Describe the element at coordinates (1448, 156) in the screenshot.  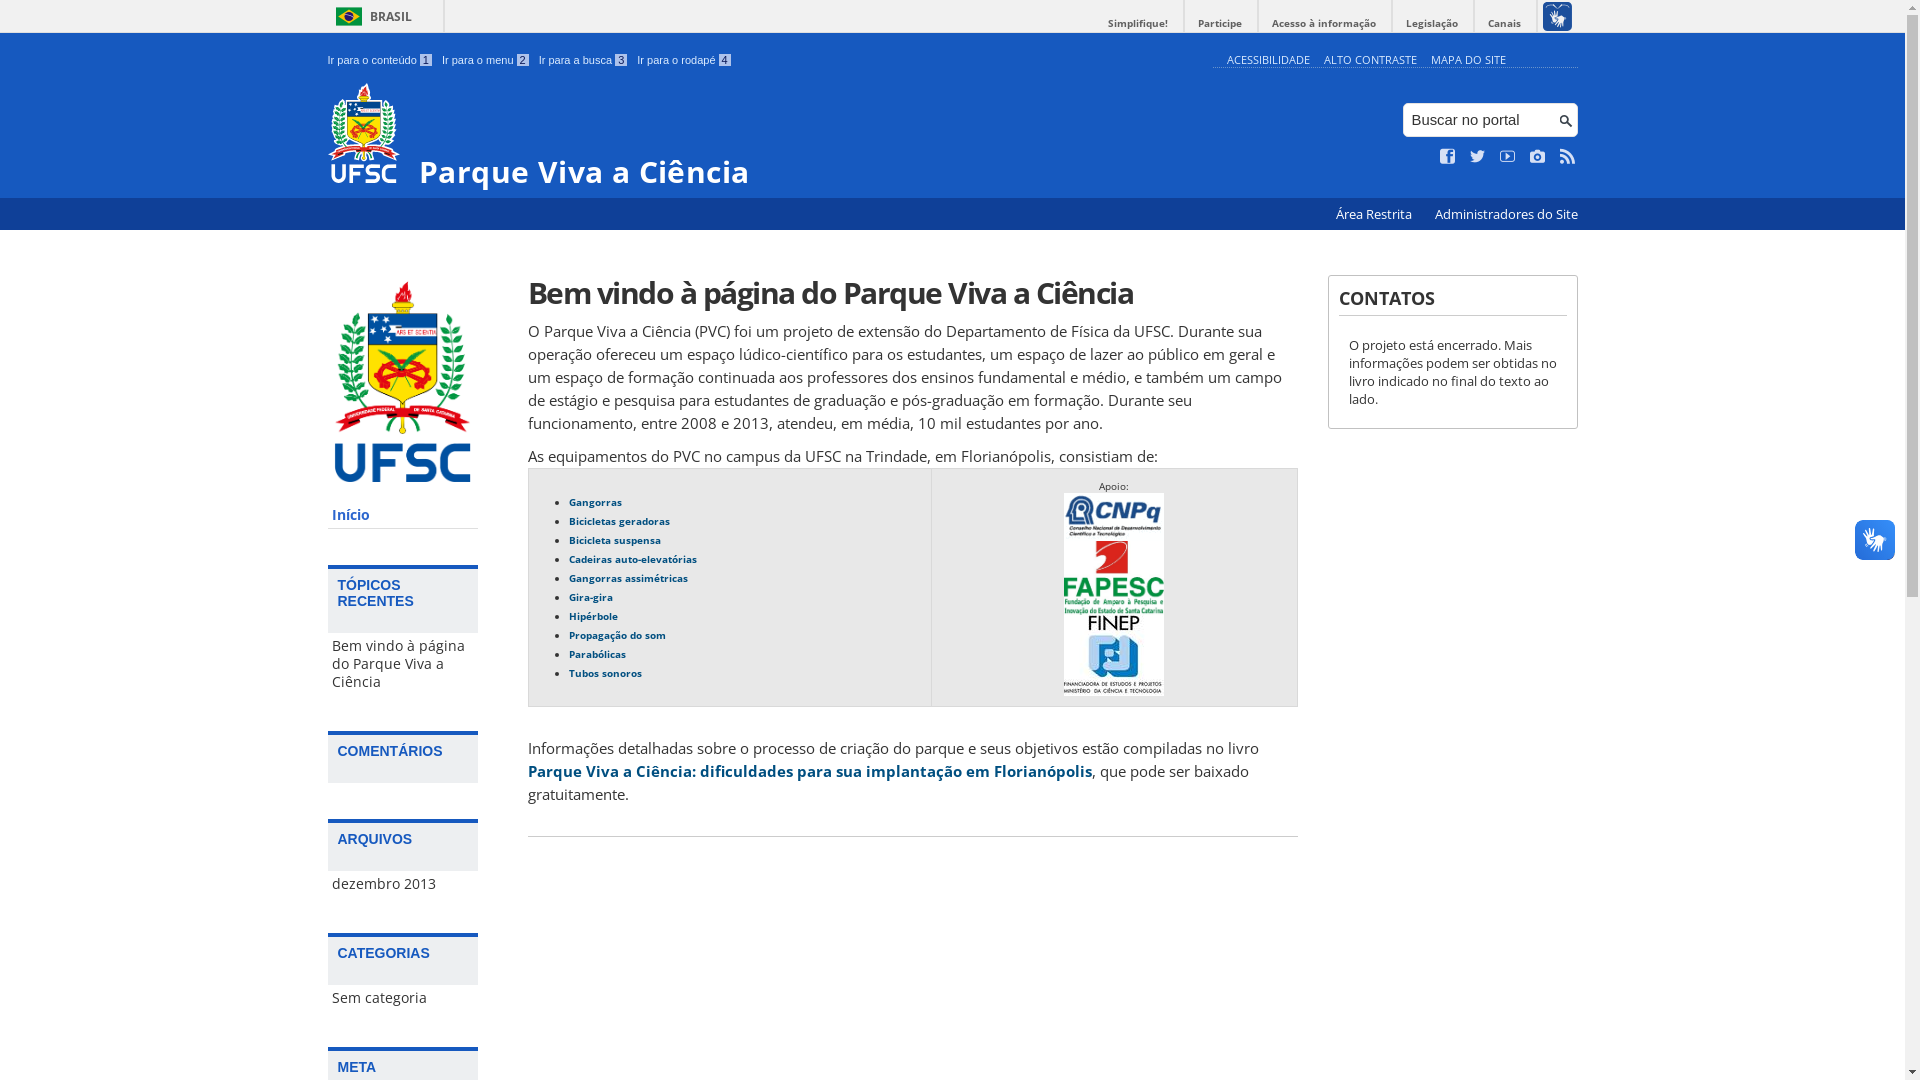
I see `'Curta no Facebook'` at that location.